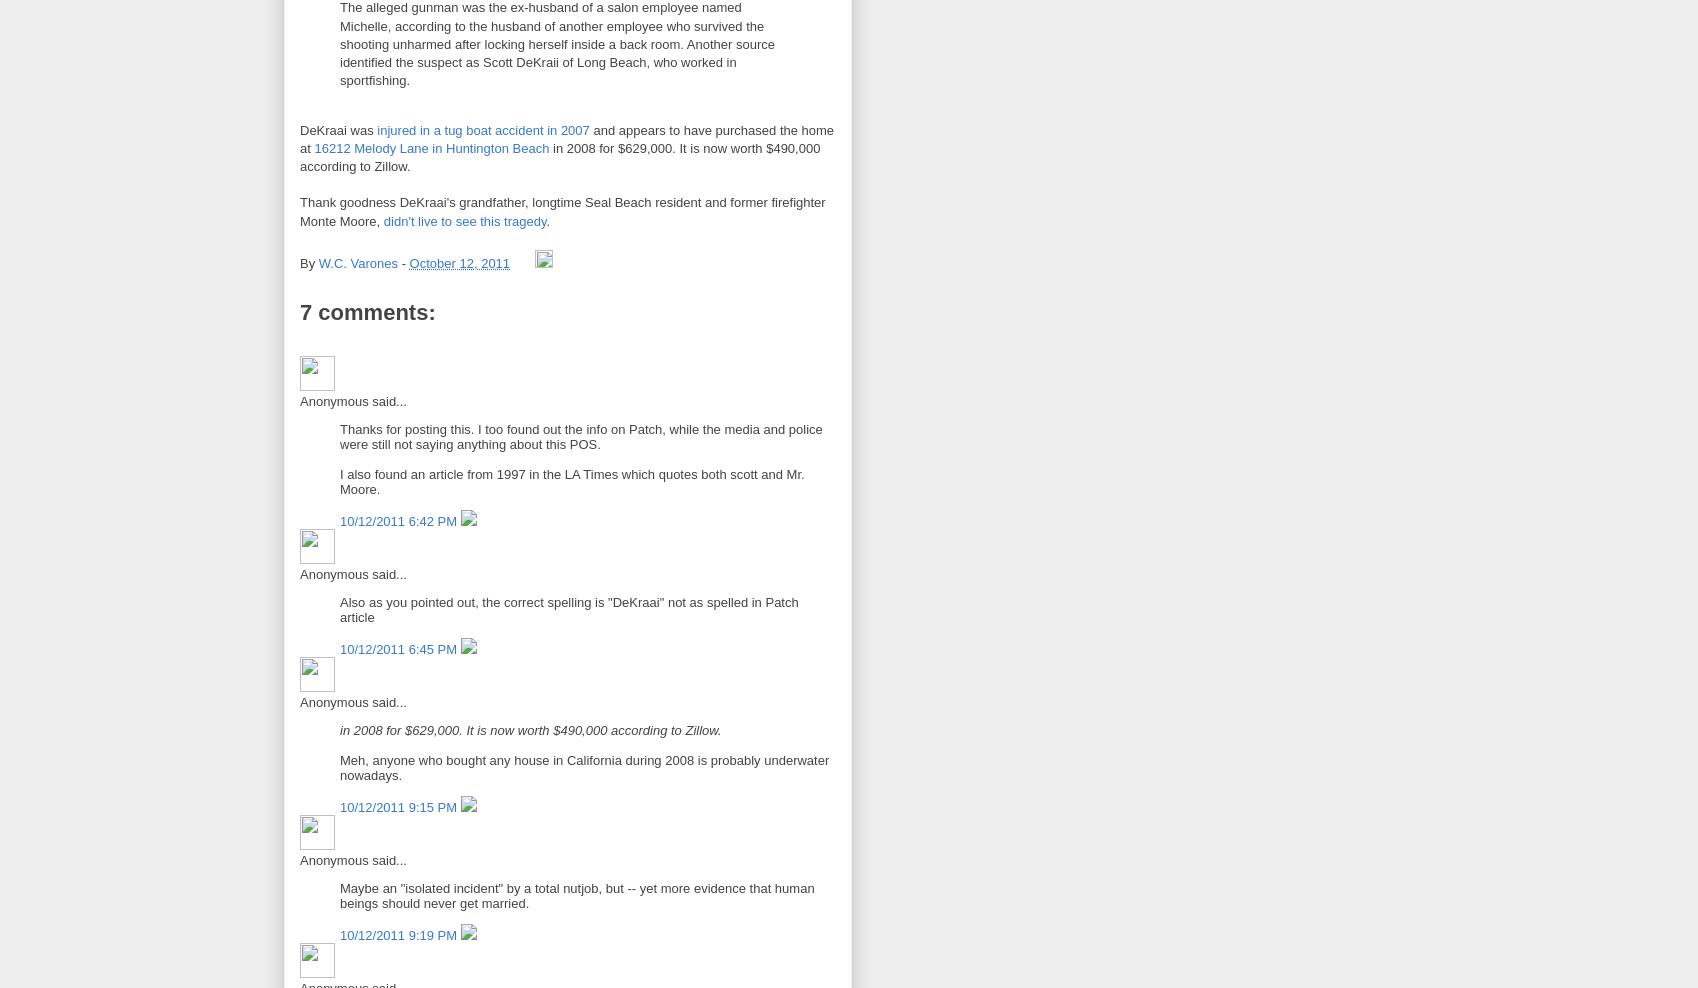 This screenshot has width=1698, height=988. I want to click on '16212 Melody Lane in Huntington Beach', so click(312, 146).